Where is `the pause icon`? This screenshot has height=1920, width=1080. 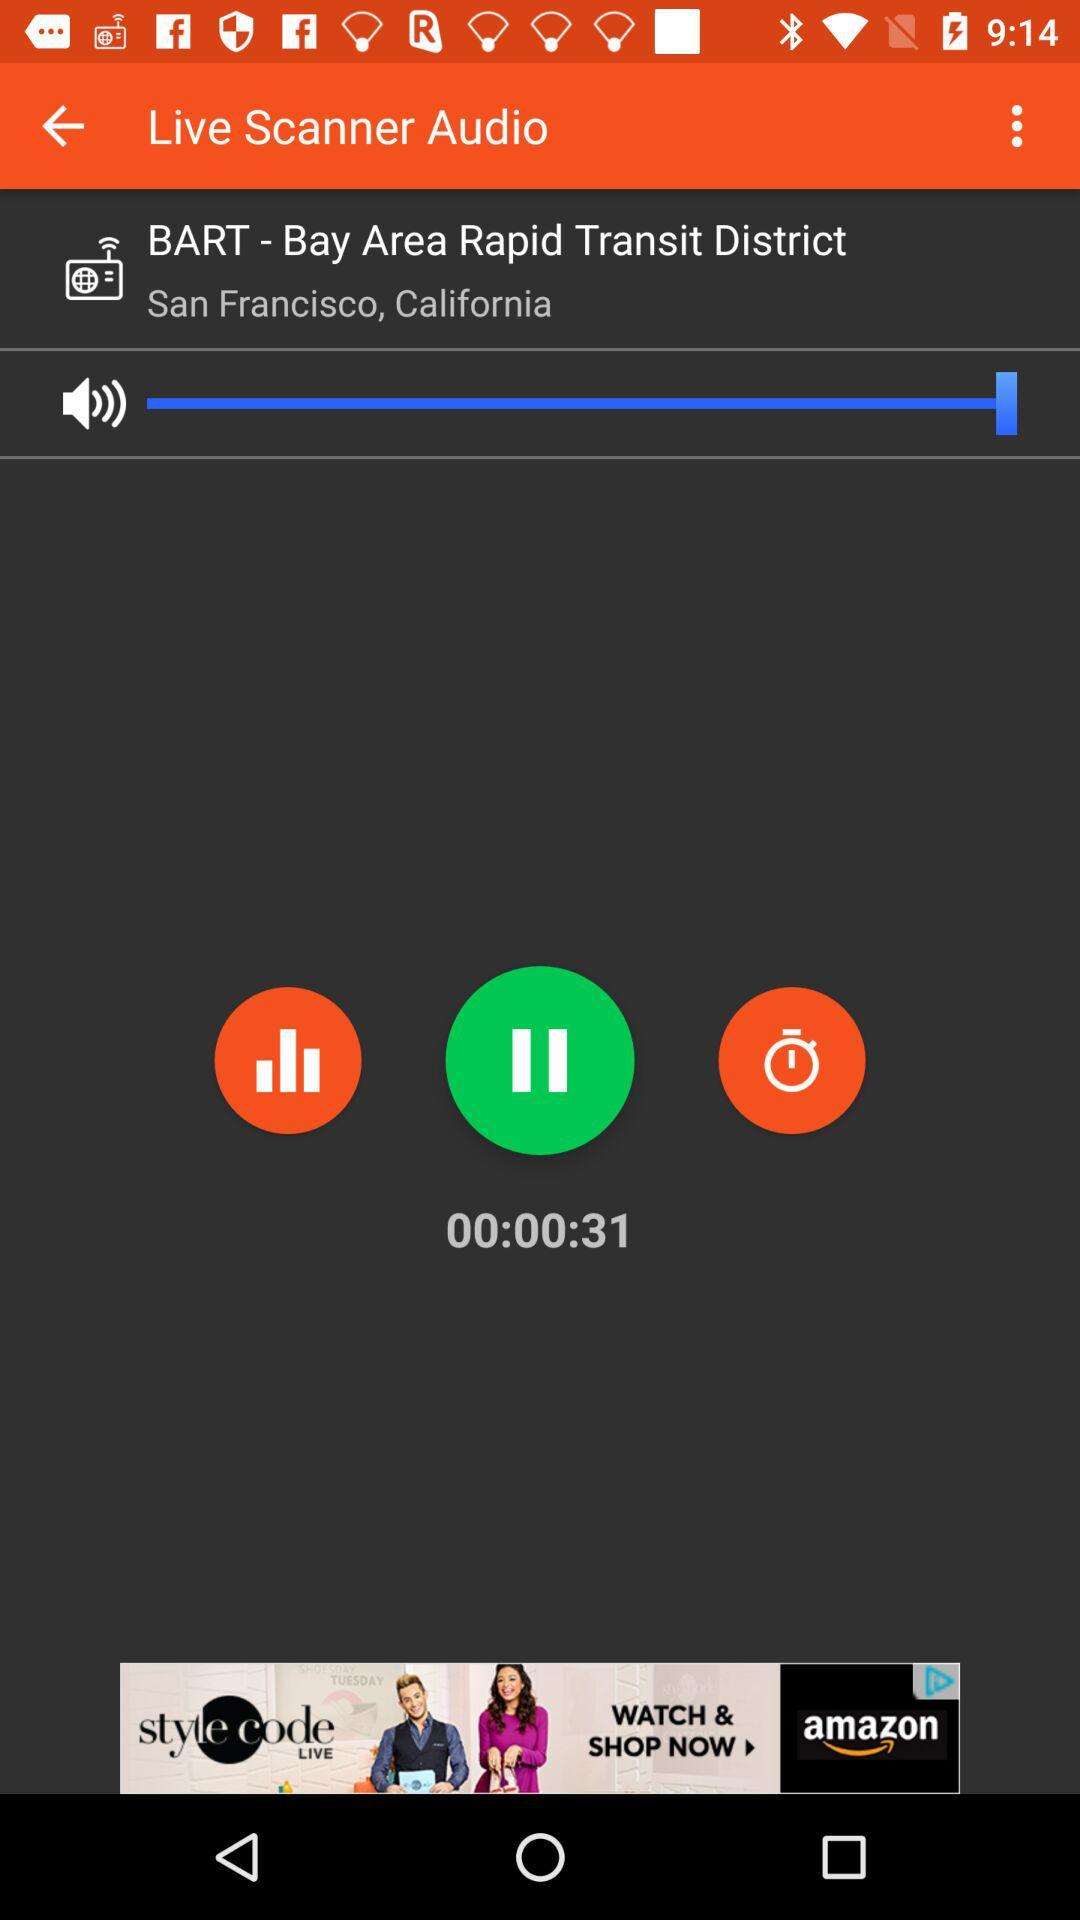
the pause icon is located at coordinates (288, 1059).